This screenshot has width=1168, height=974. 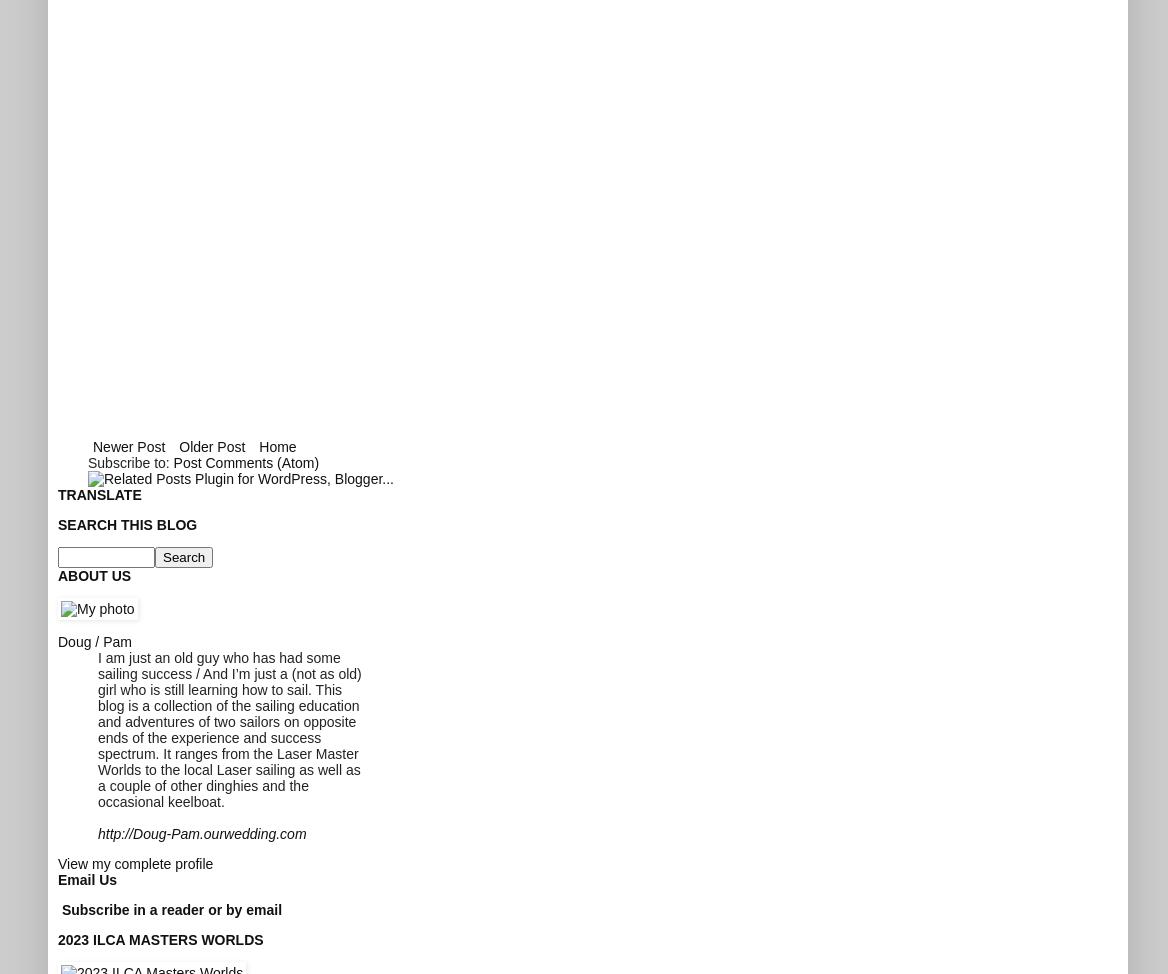 I want to click on 'Post Comments (Atom)', so click(x=172, y=460).